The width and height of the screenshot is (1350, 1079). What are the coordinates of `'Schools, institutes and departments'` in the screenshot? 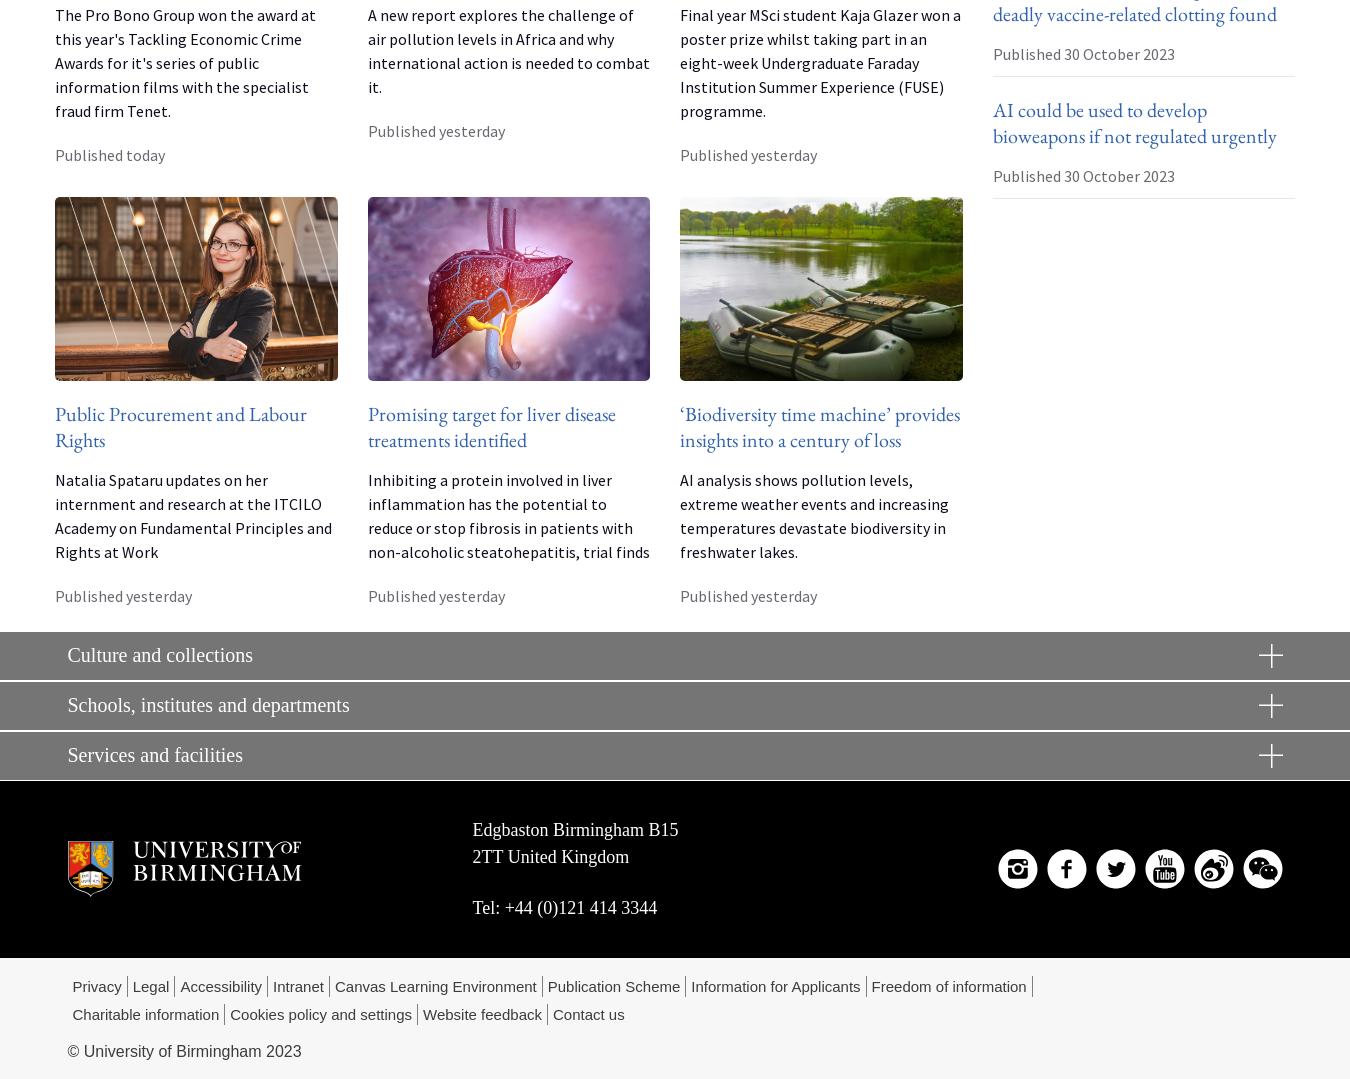 It's located at (65, 705).